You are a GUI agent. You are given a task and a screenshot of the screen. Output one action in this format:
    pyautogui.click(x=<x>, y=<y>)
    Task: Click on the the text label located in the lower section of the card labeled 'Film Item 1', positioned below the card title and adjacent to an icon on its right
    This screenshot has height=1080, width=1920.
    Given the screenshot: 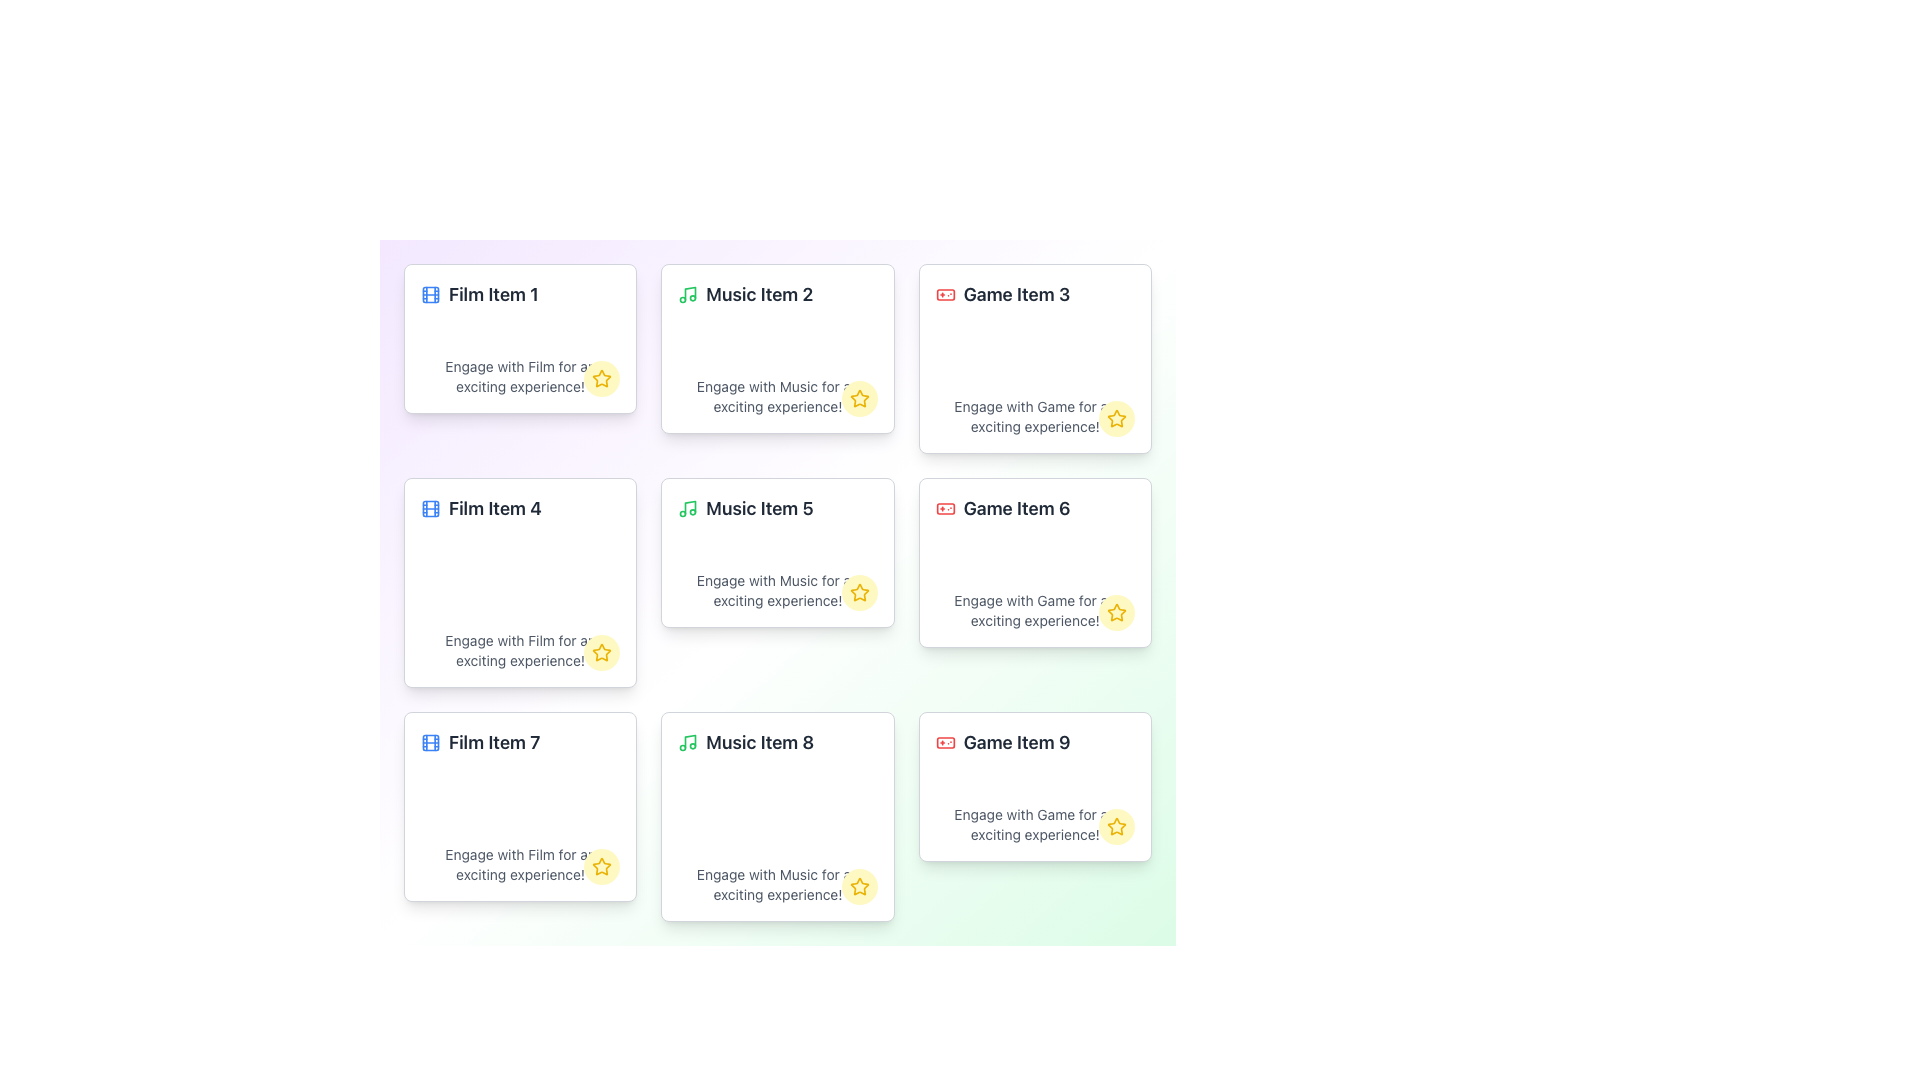 What is the action you would take?
    pyautogui.click(x=520, y=377)
    